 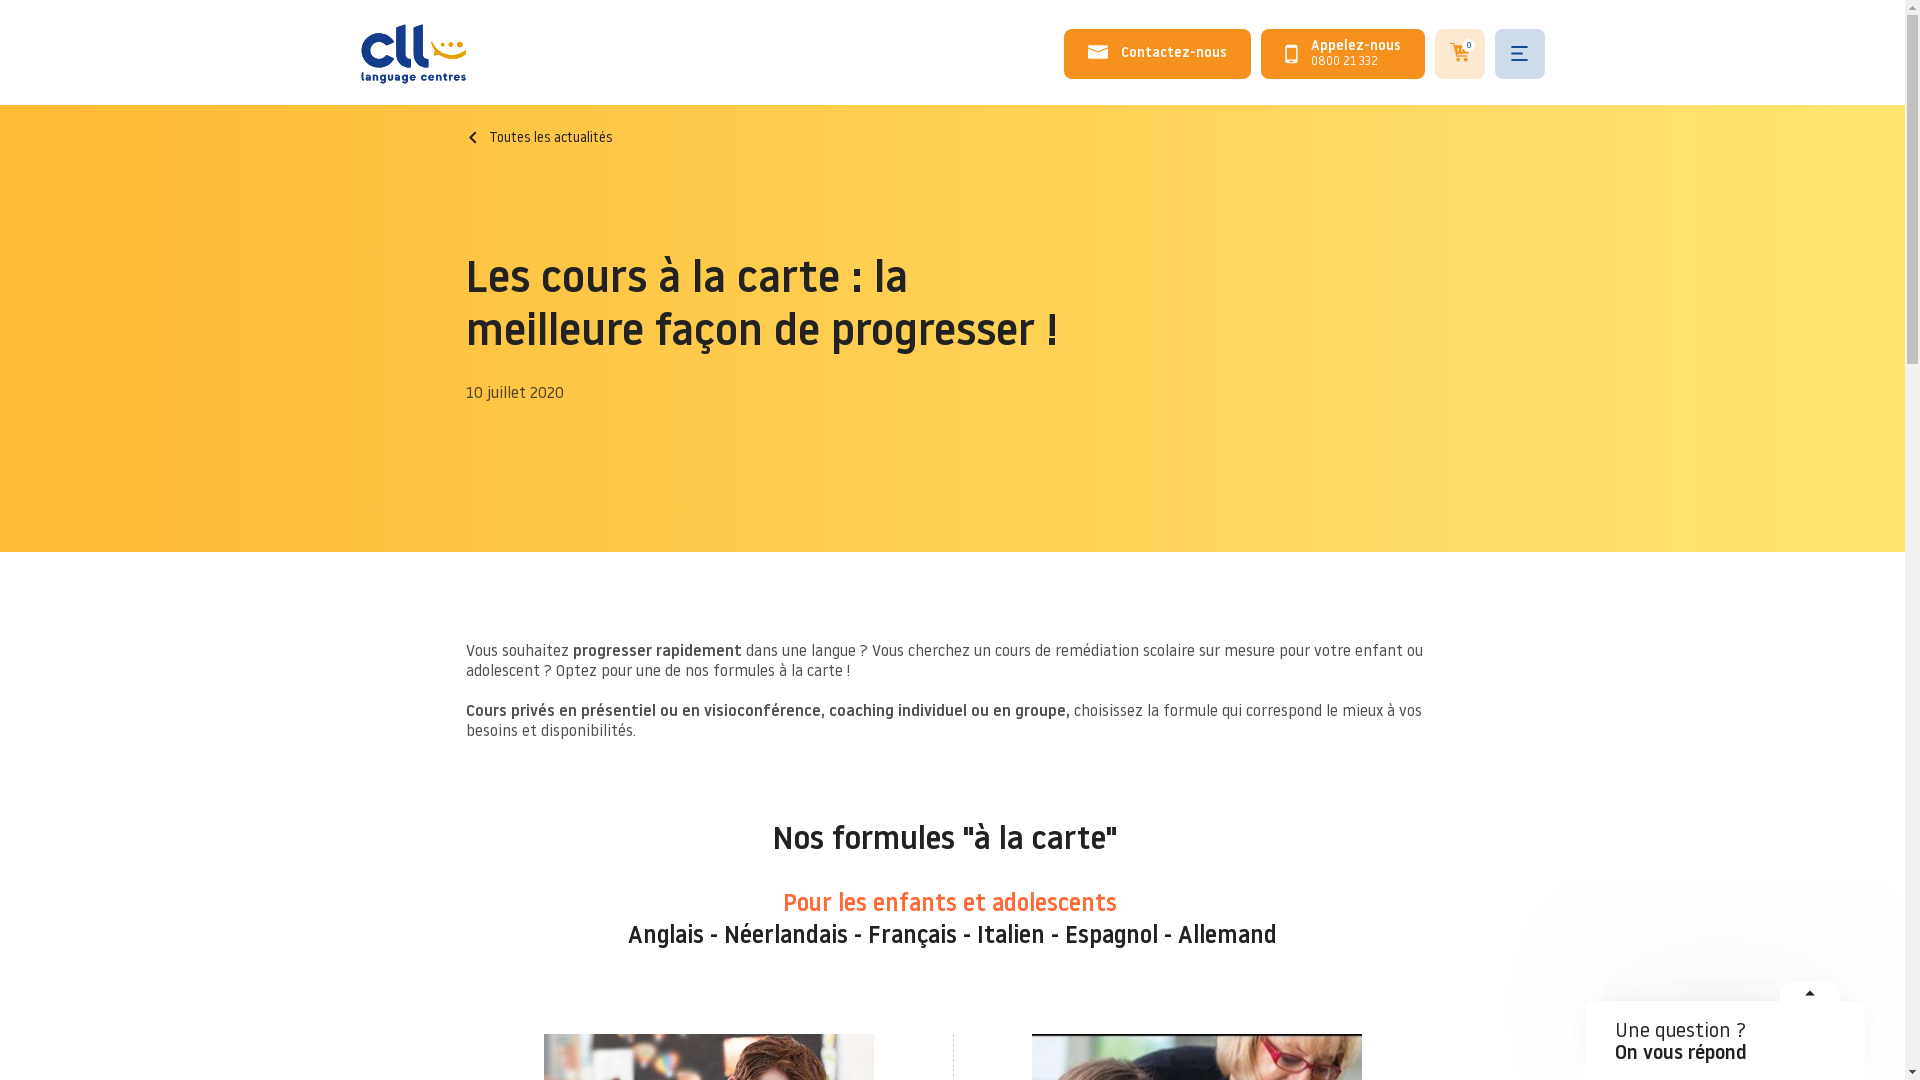 I want to click on 'Ouvrir la modal', so click(x=1809, y=1000).